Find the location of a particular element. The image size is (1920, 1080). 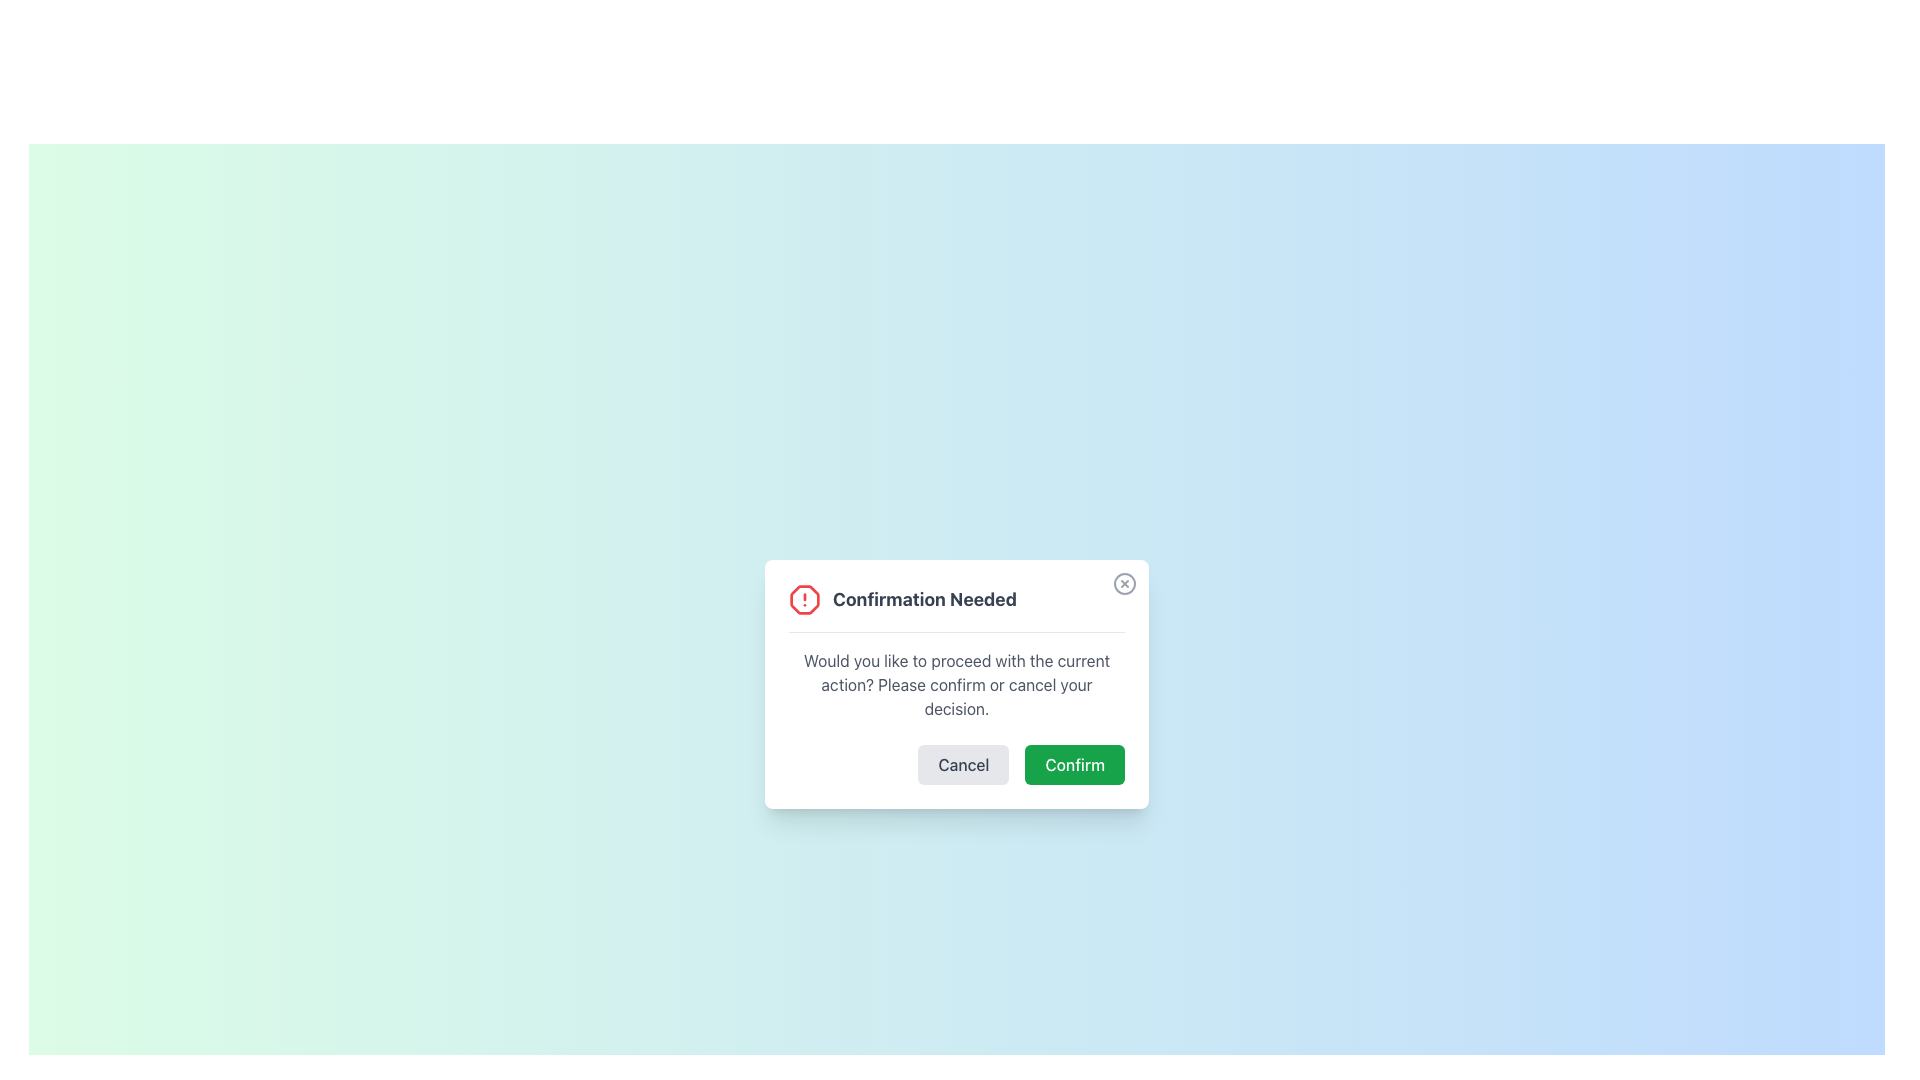

the static text displaying the message 'Would you like to proceed with the current action? Please confirm or cancel your decision.' which is styled in gray color and located within the modal dialog box is located at coordinates (955, 682).